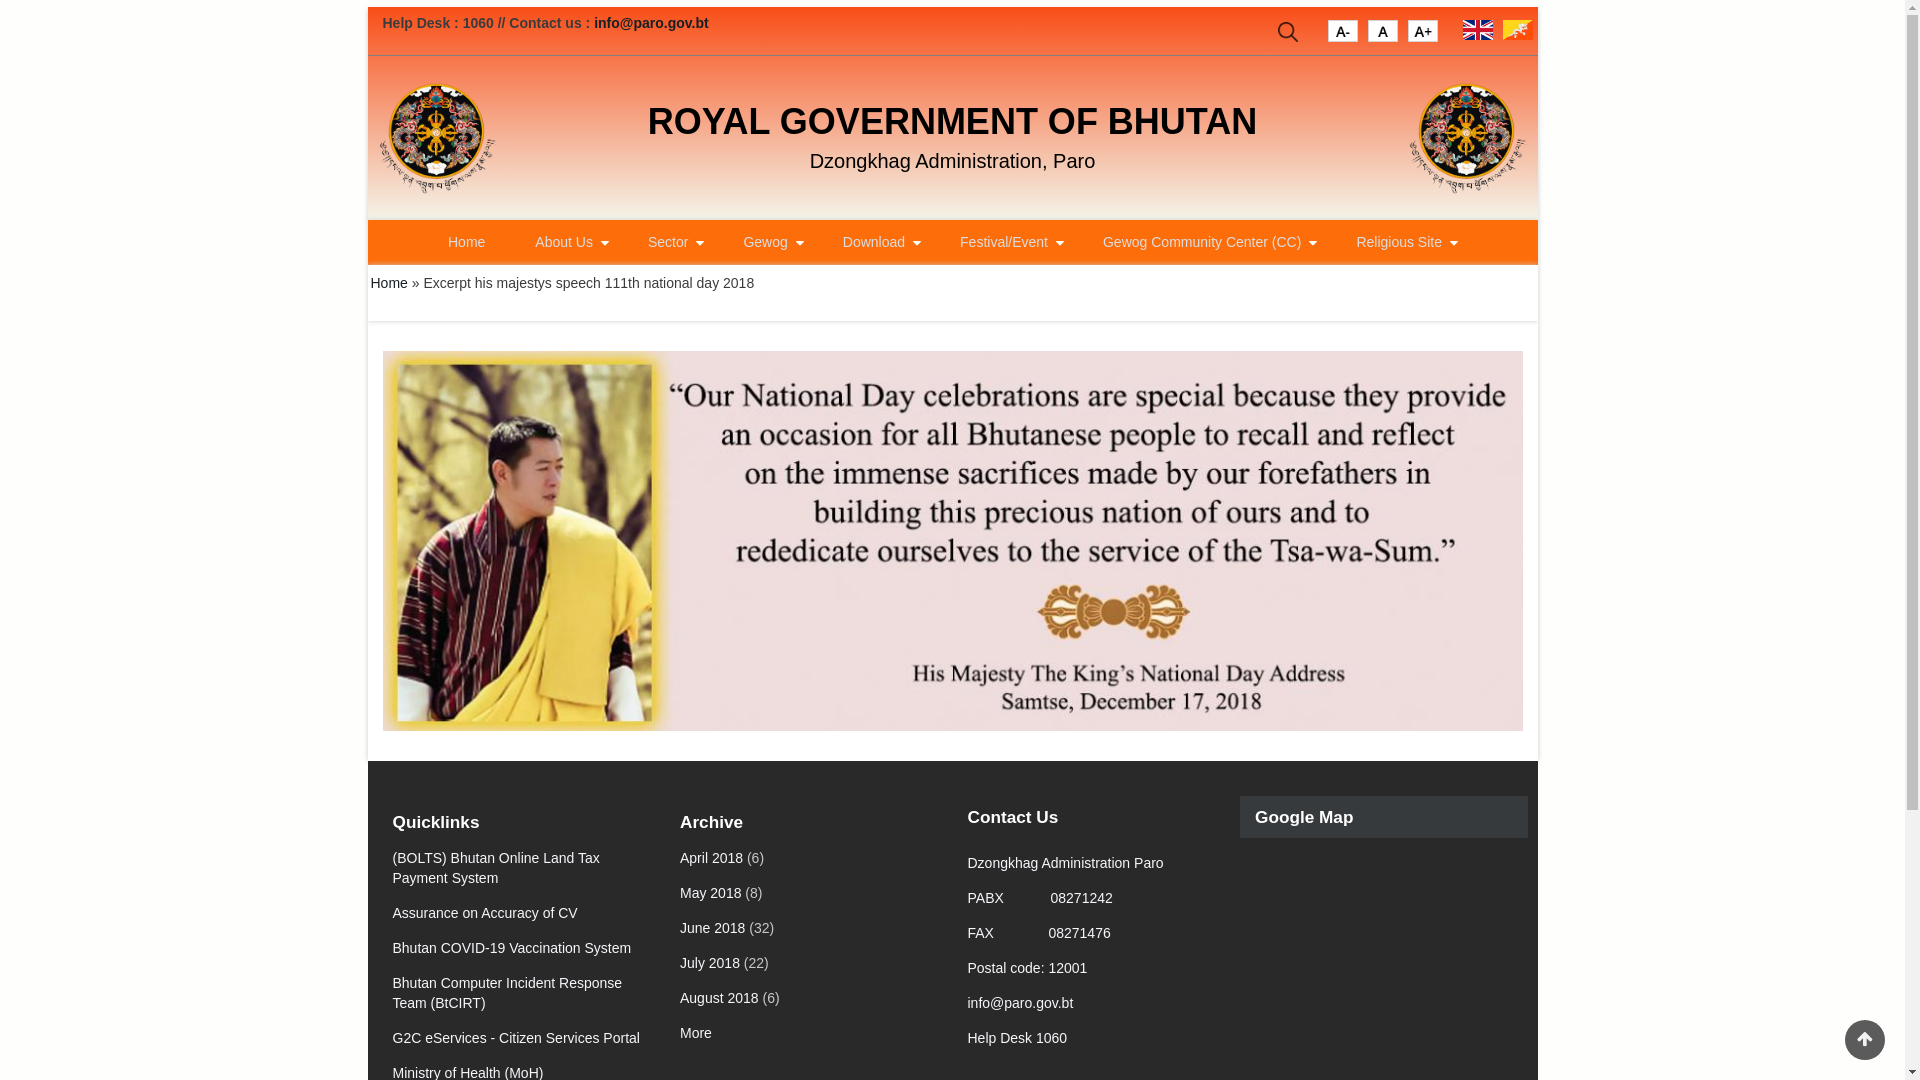 The height and width of the screenshot is (1080, 1920). I want to click on 'August 2018', so click(719, 998).